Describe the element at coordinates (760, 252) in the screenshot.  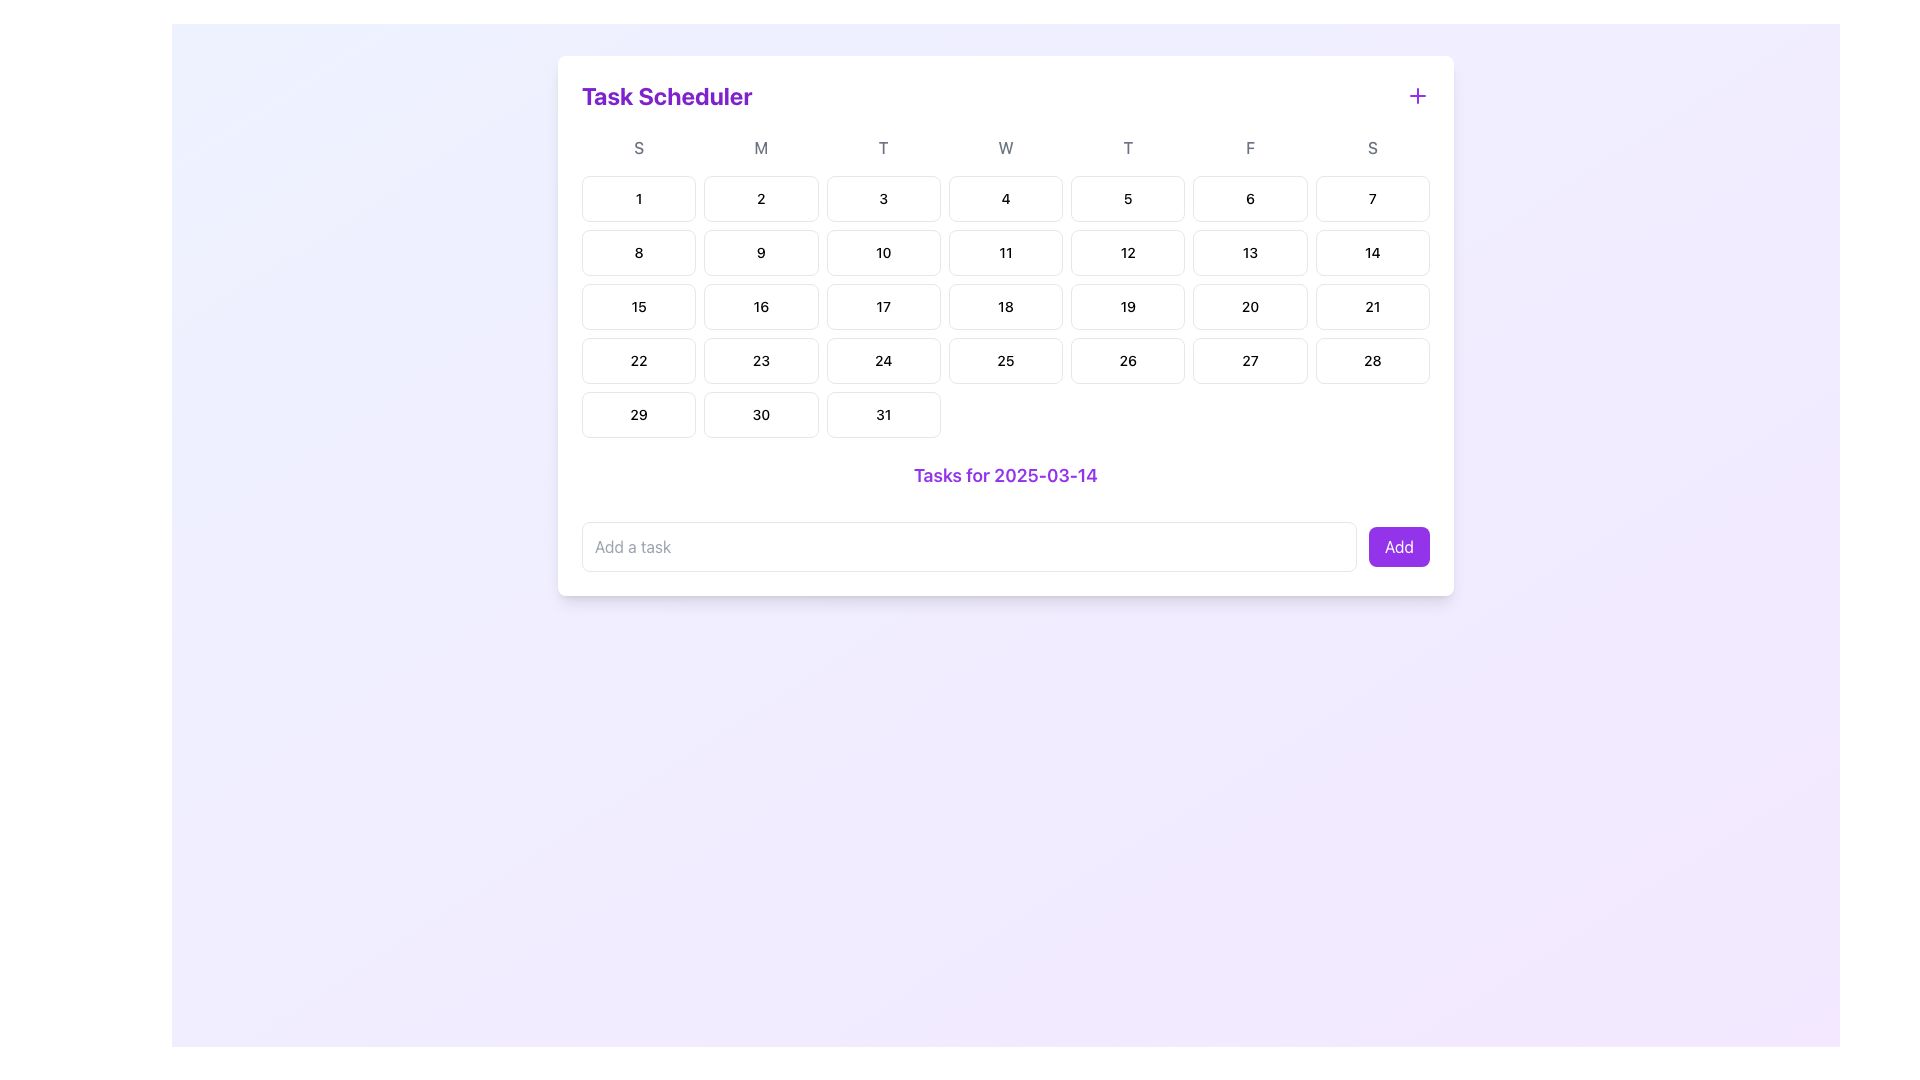
I see `the button for the date '9' in the calendar interface` at that location.